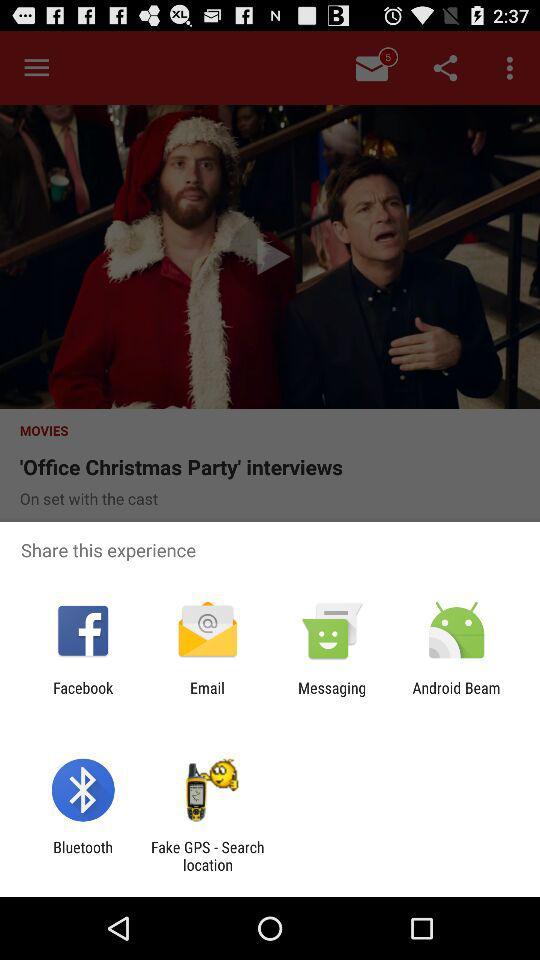 Image resolution: width=540 pixels, height=960 pixels. I want to click on item to the left of the email app, so click(82, 696).